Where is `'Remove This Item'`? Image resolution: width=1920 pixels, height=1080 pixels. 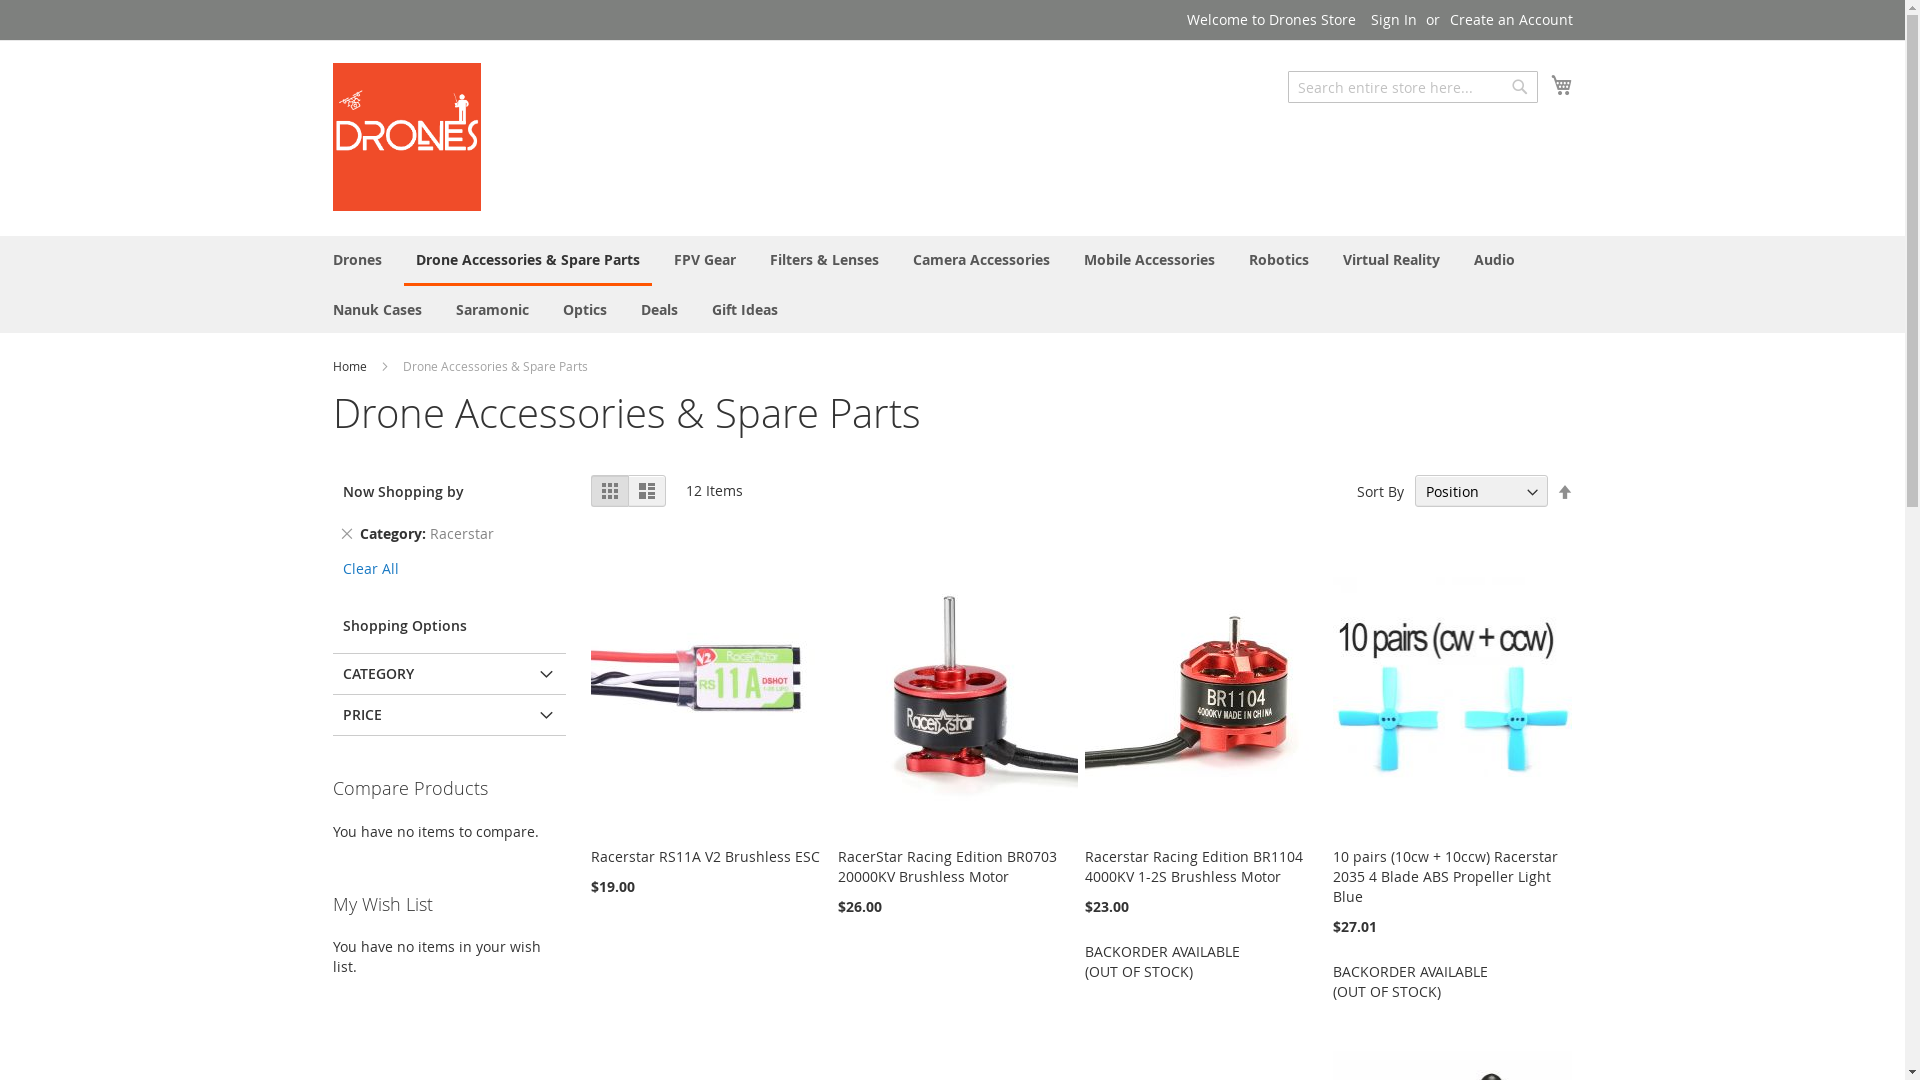 'Remove This Item' is located at coordinates (345, 531).